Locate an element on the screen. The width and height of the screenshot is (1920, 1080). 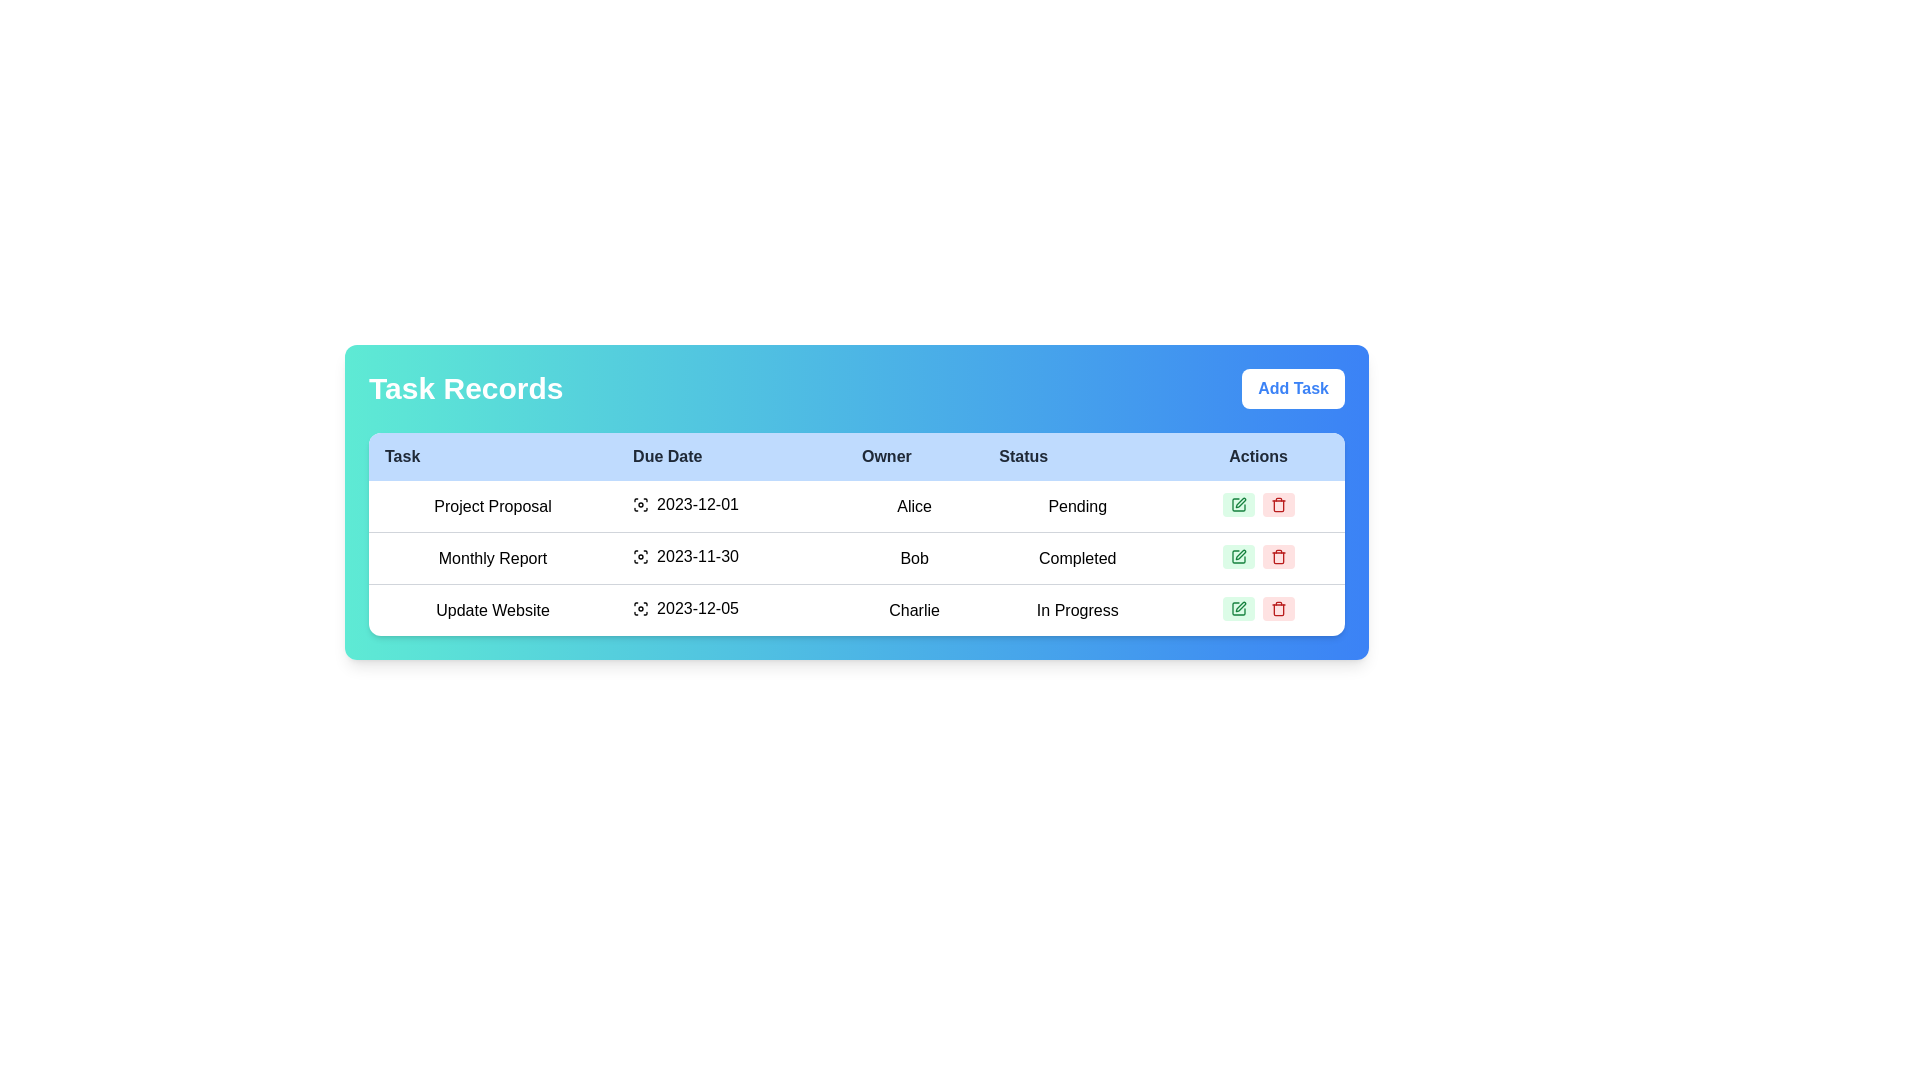
text displayed in the 'Project Proposal' label, located in the first cell of the row under the 'Task' column in the structured data table is located at coordinates (493, 505).